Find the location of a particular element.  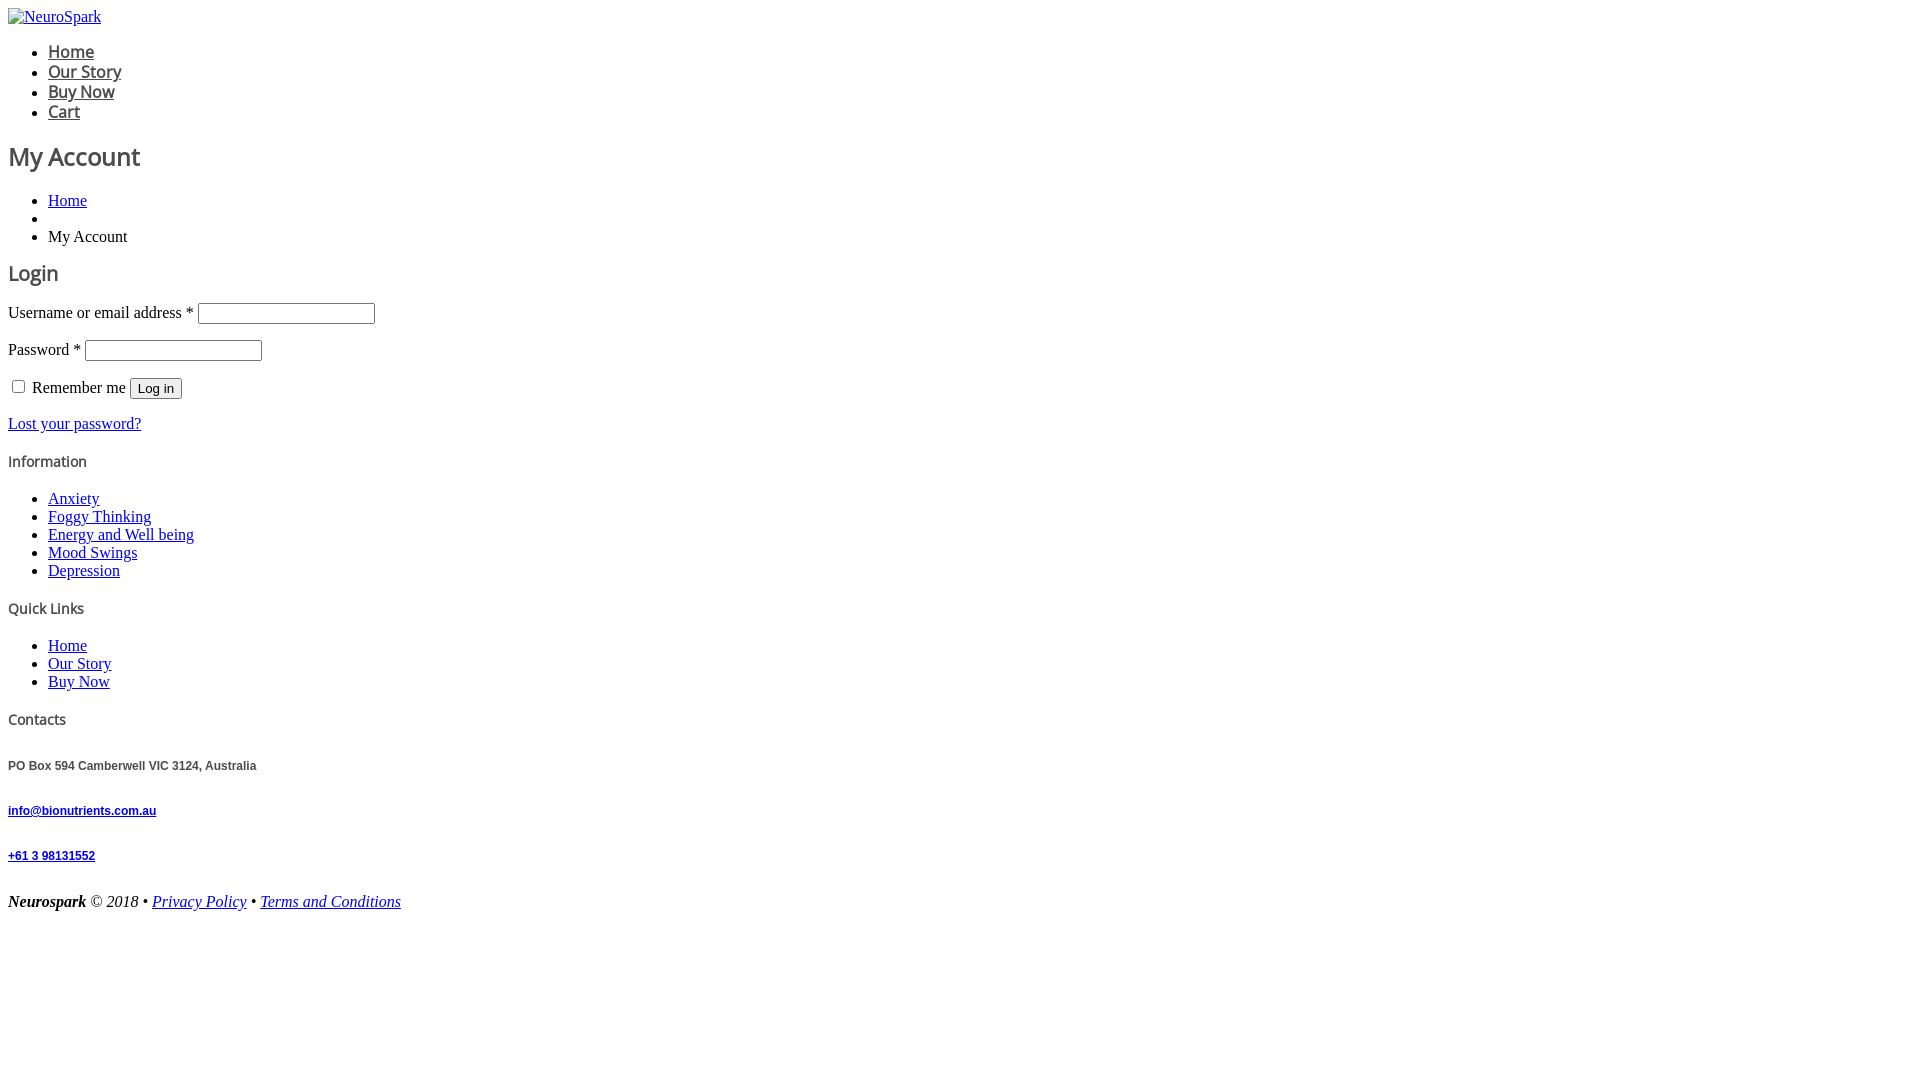

'Foggy Thinking' is located at coordinates (98, 515).